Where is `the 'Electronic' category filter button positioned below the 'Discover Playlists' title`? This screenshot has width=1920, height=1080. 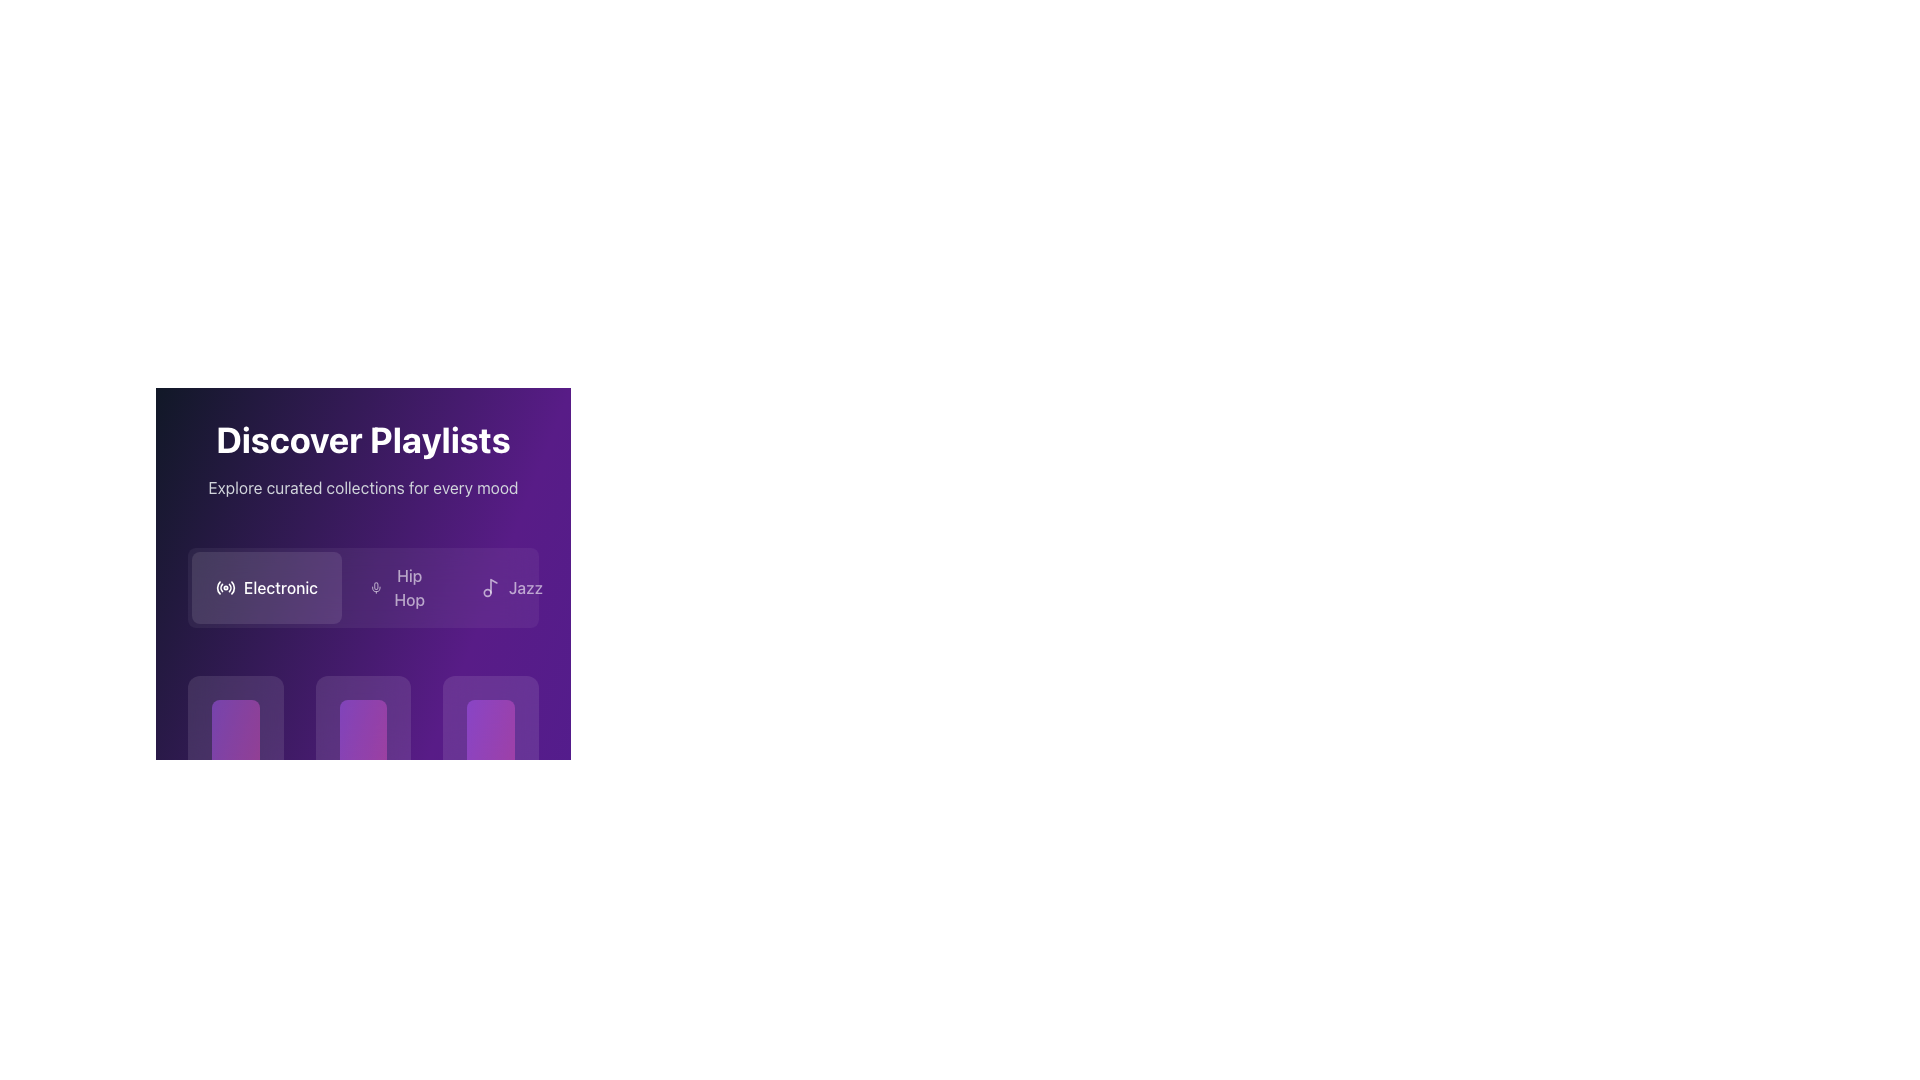 the 'Electronic' category filter button positioned below the 'Discover Playlists' title is located at coordinates (266, 586).